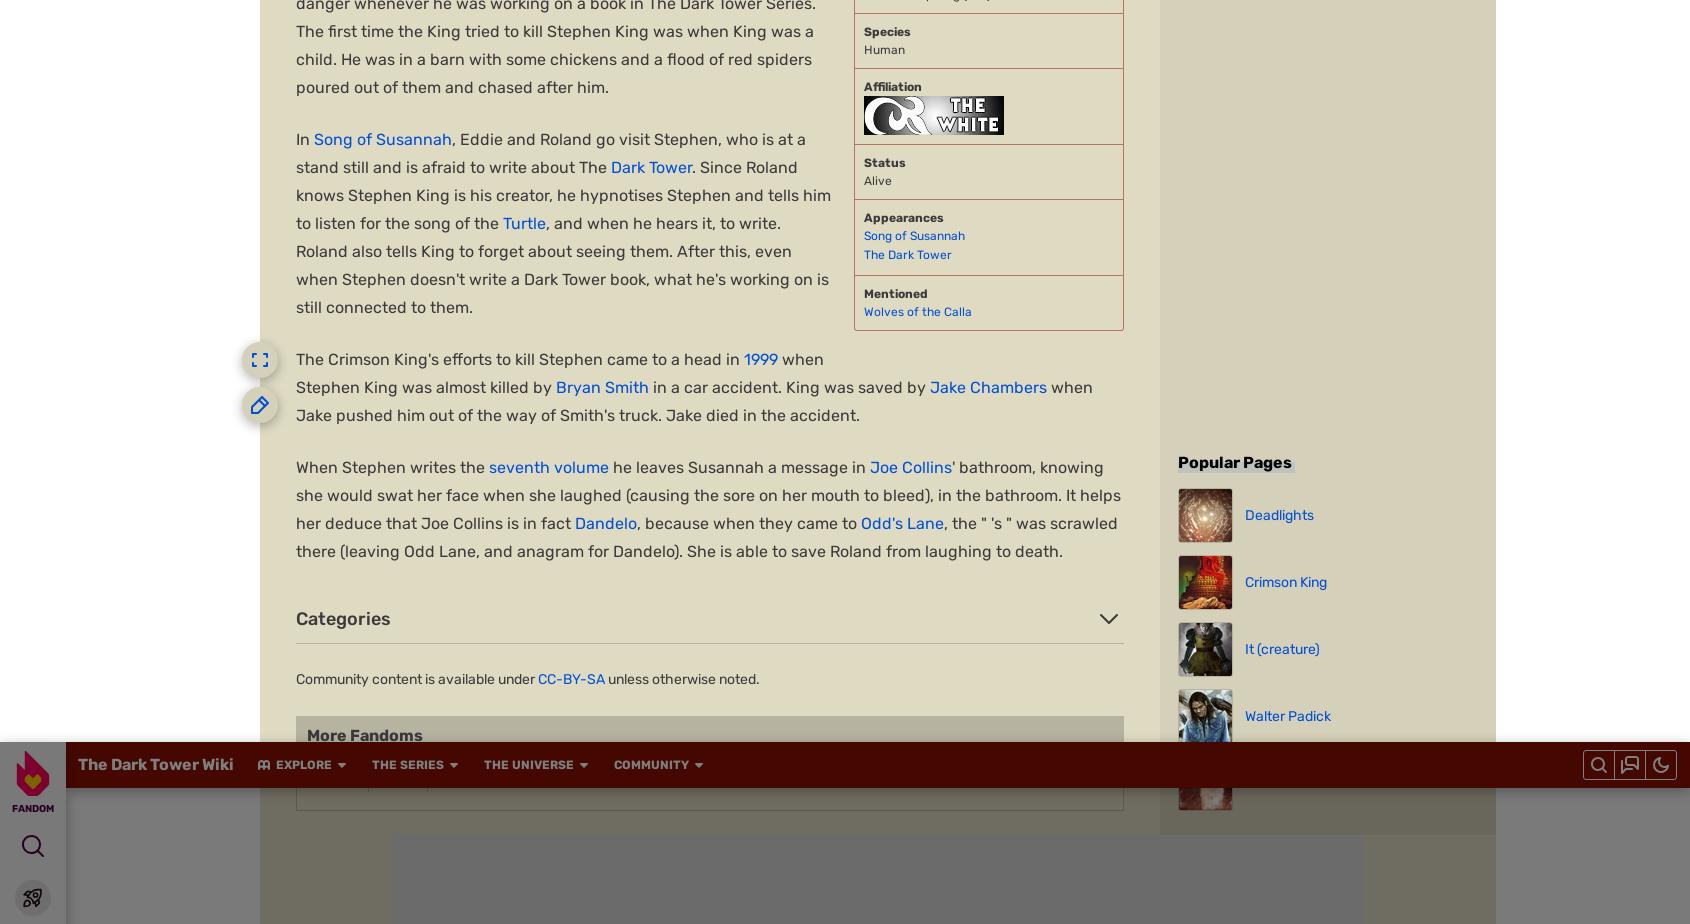  Describe the element at coordinates (1183, 696) in the screenshot. I see `'Fandom Apps'` at that location.